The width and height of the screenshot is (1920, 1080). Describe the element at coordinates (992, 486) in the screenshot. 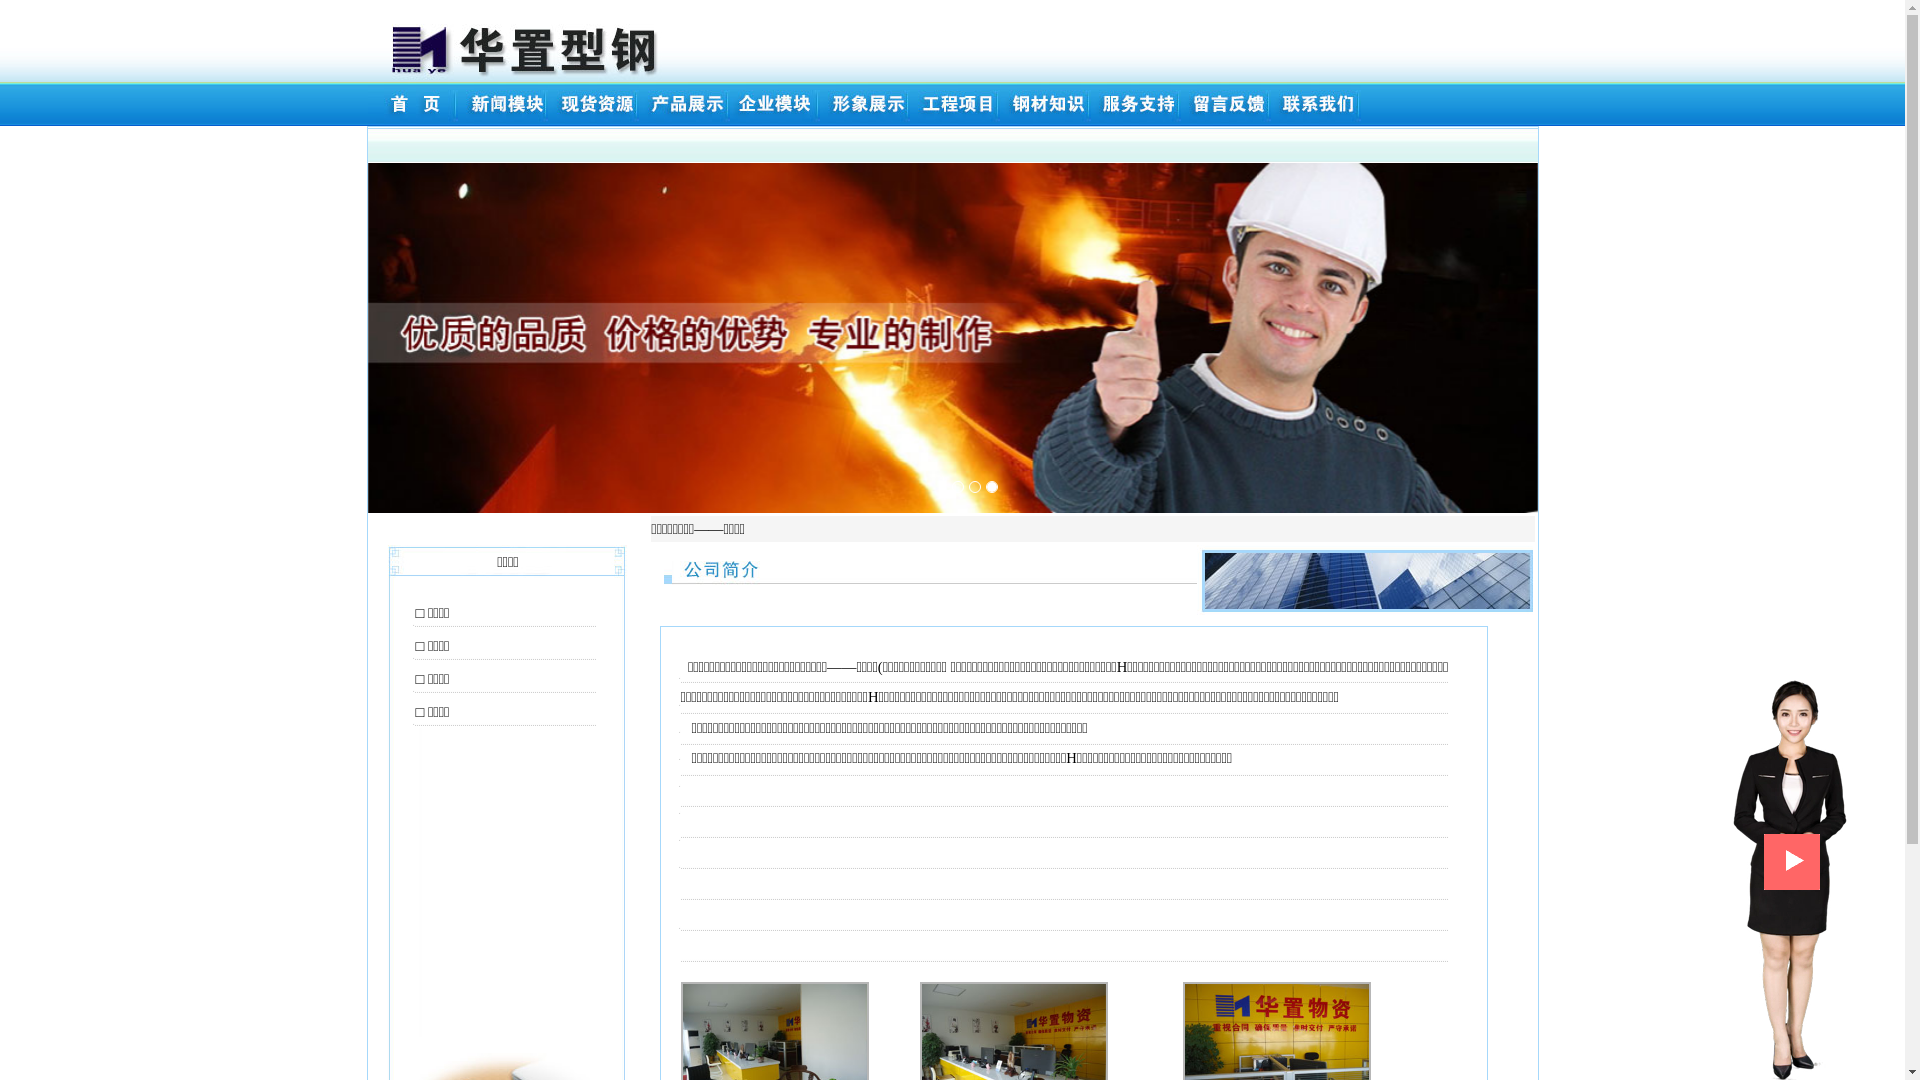

I see `'3'` at that location.